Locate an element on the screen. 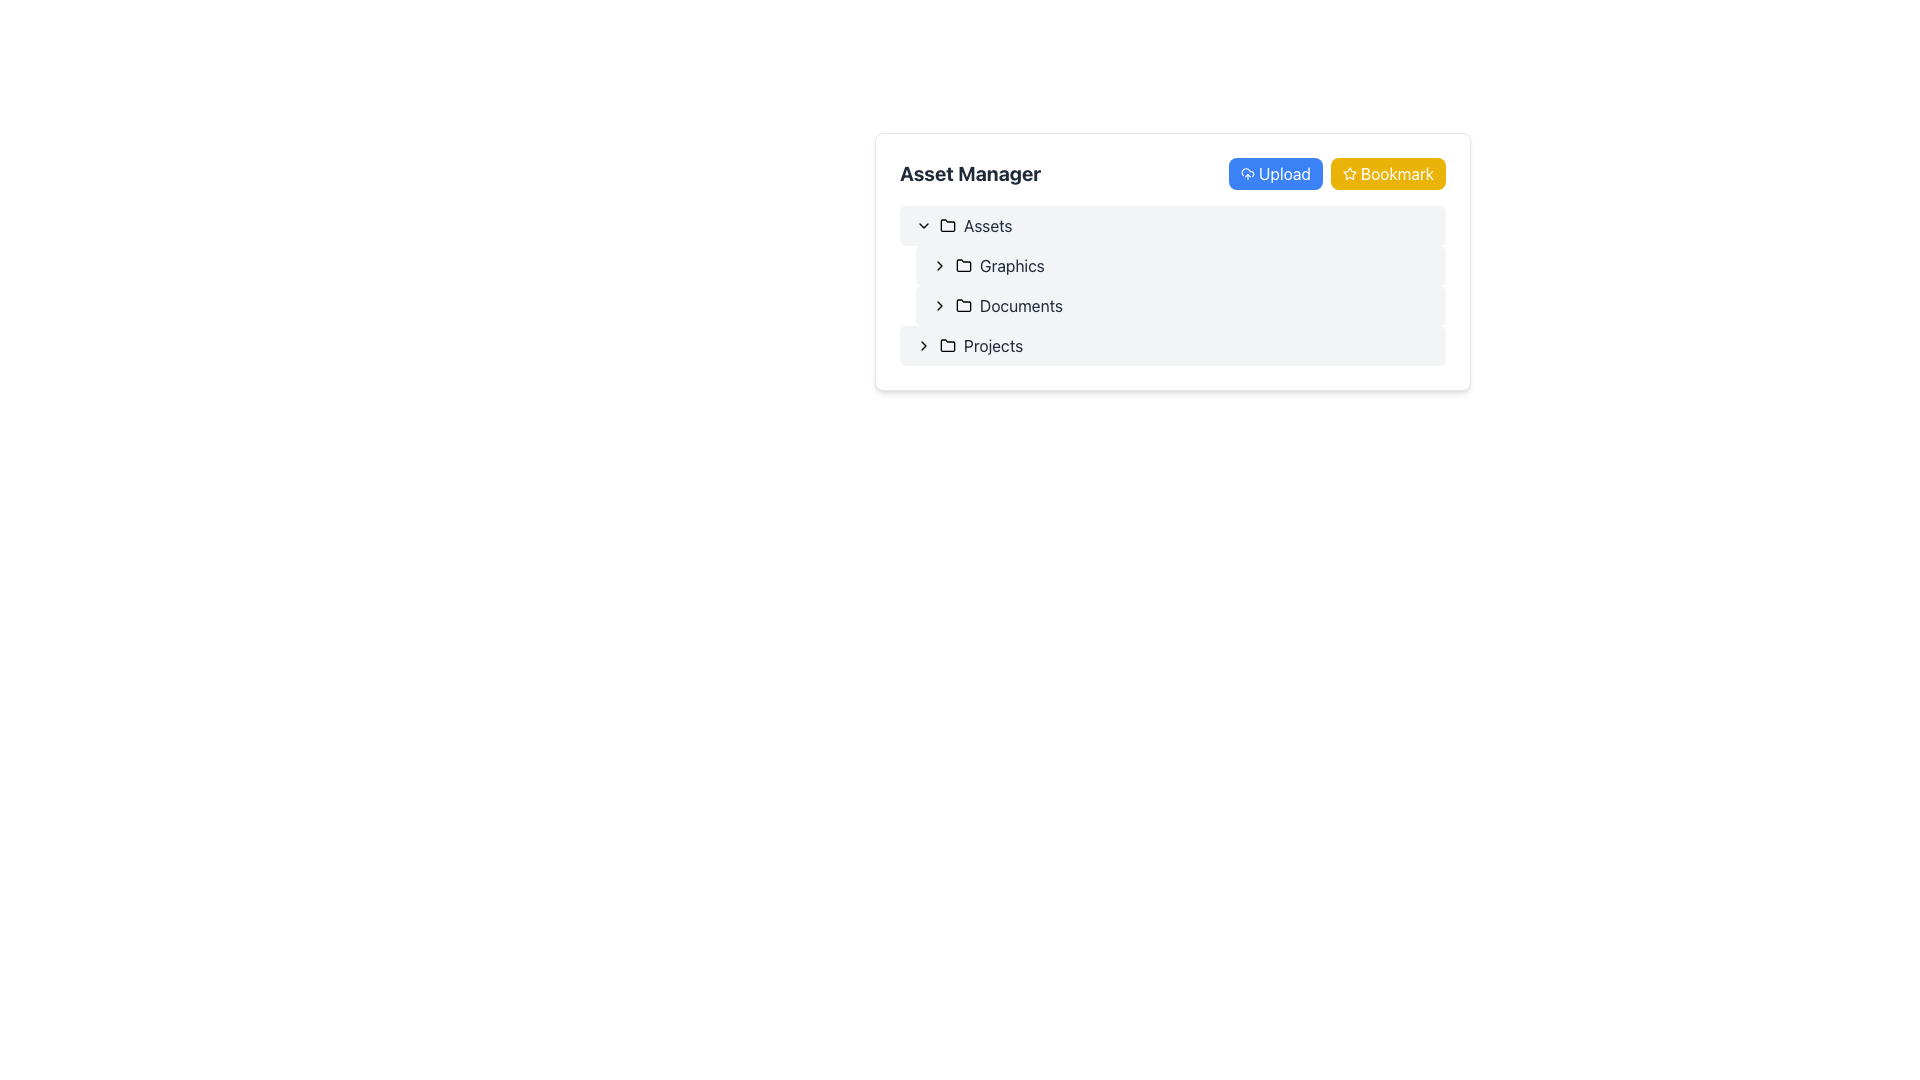 This screenshot has width=1920, height=1080. the folder icon located next to the 'Graphics' label in the menu tree under 'Asset Manager' is located at coordinates (964, 264).